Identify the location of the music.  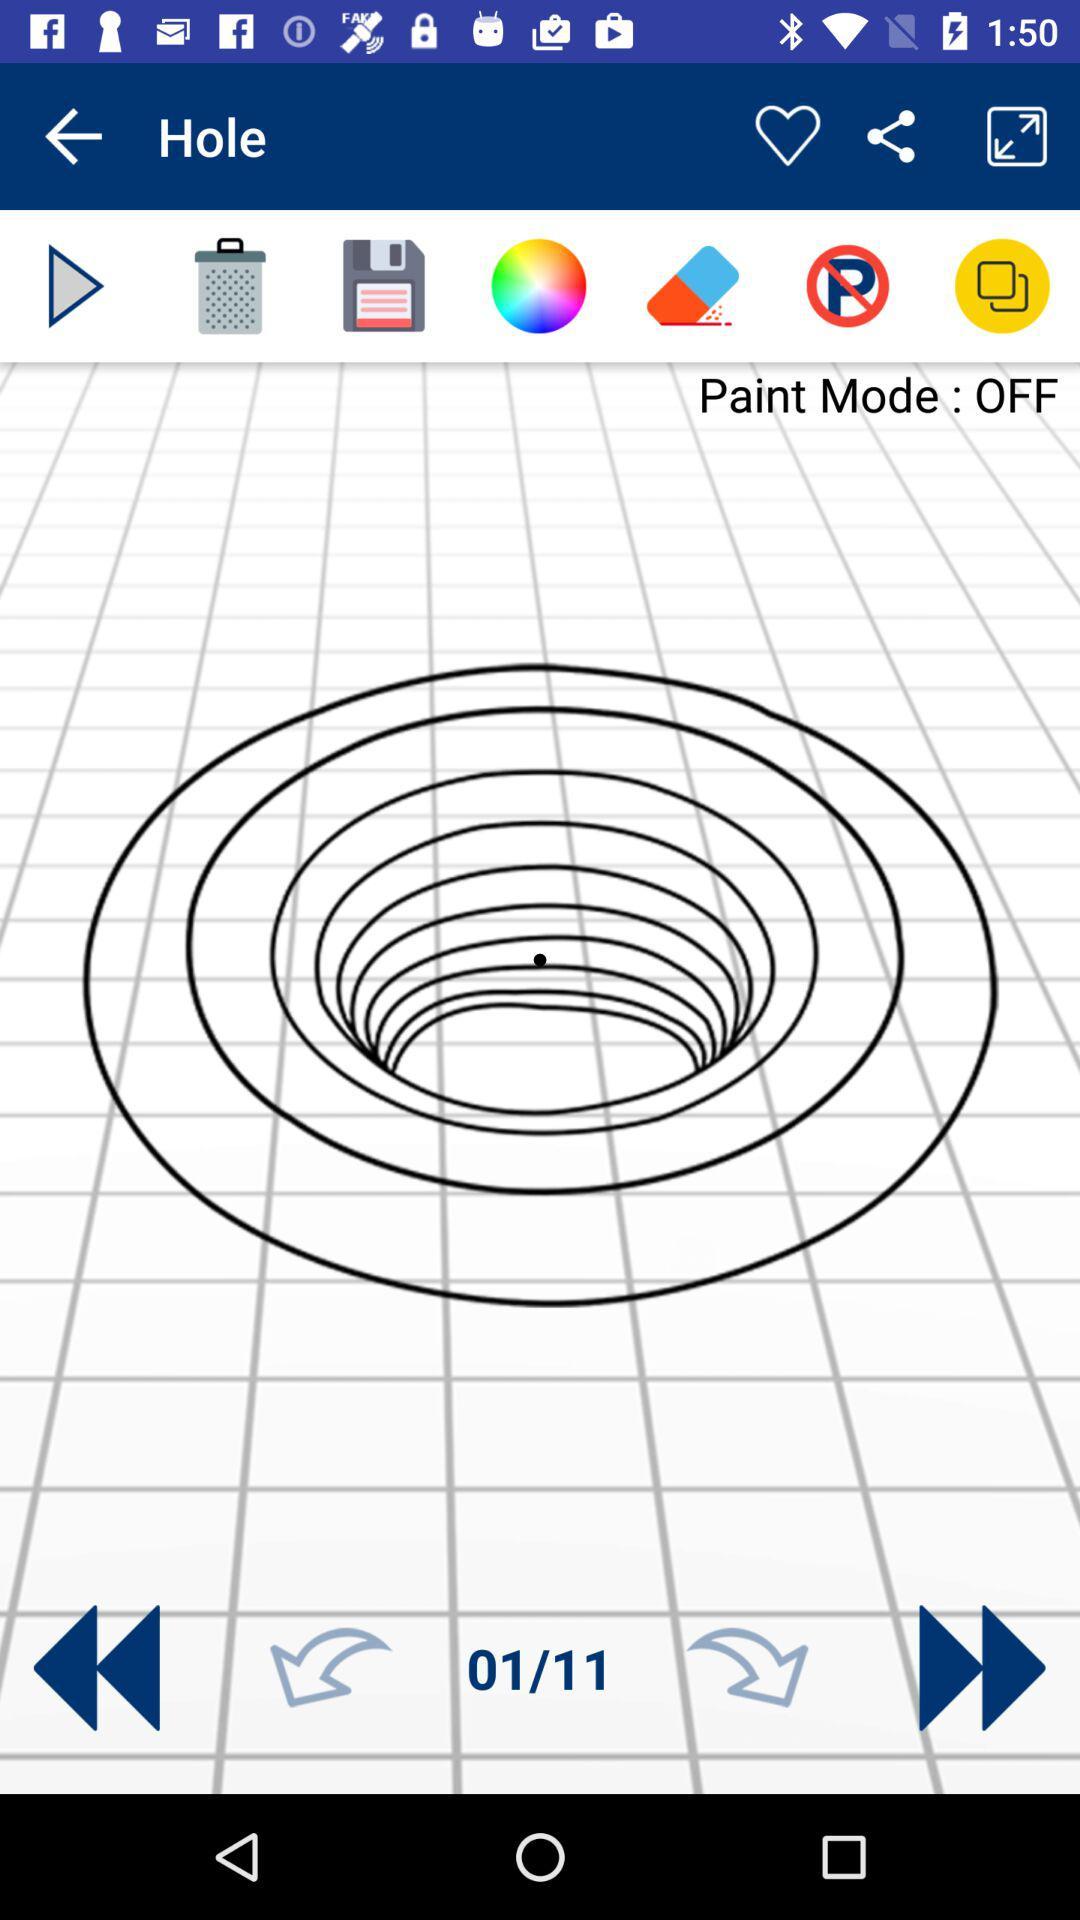
(75, 285).